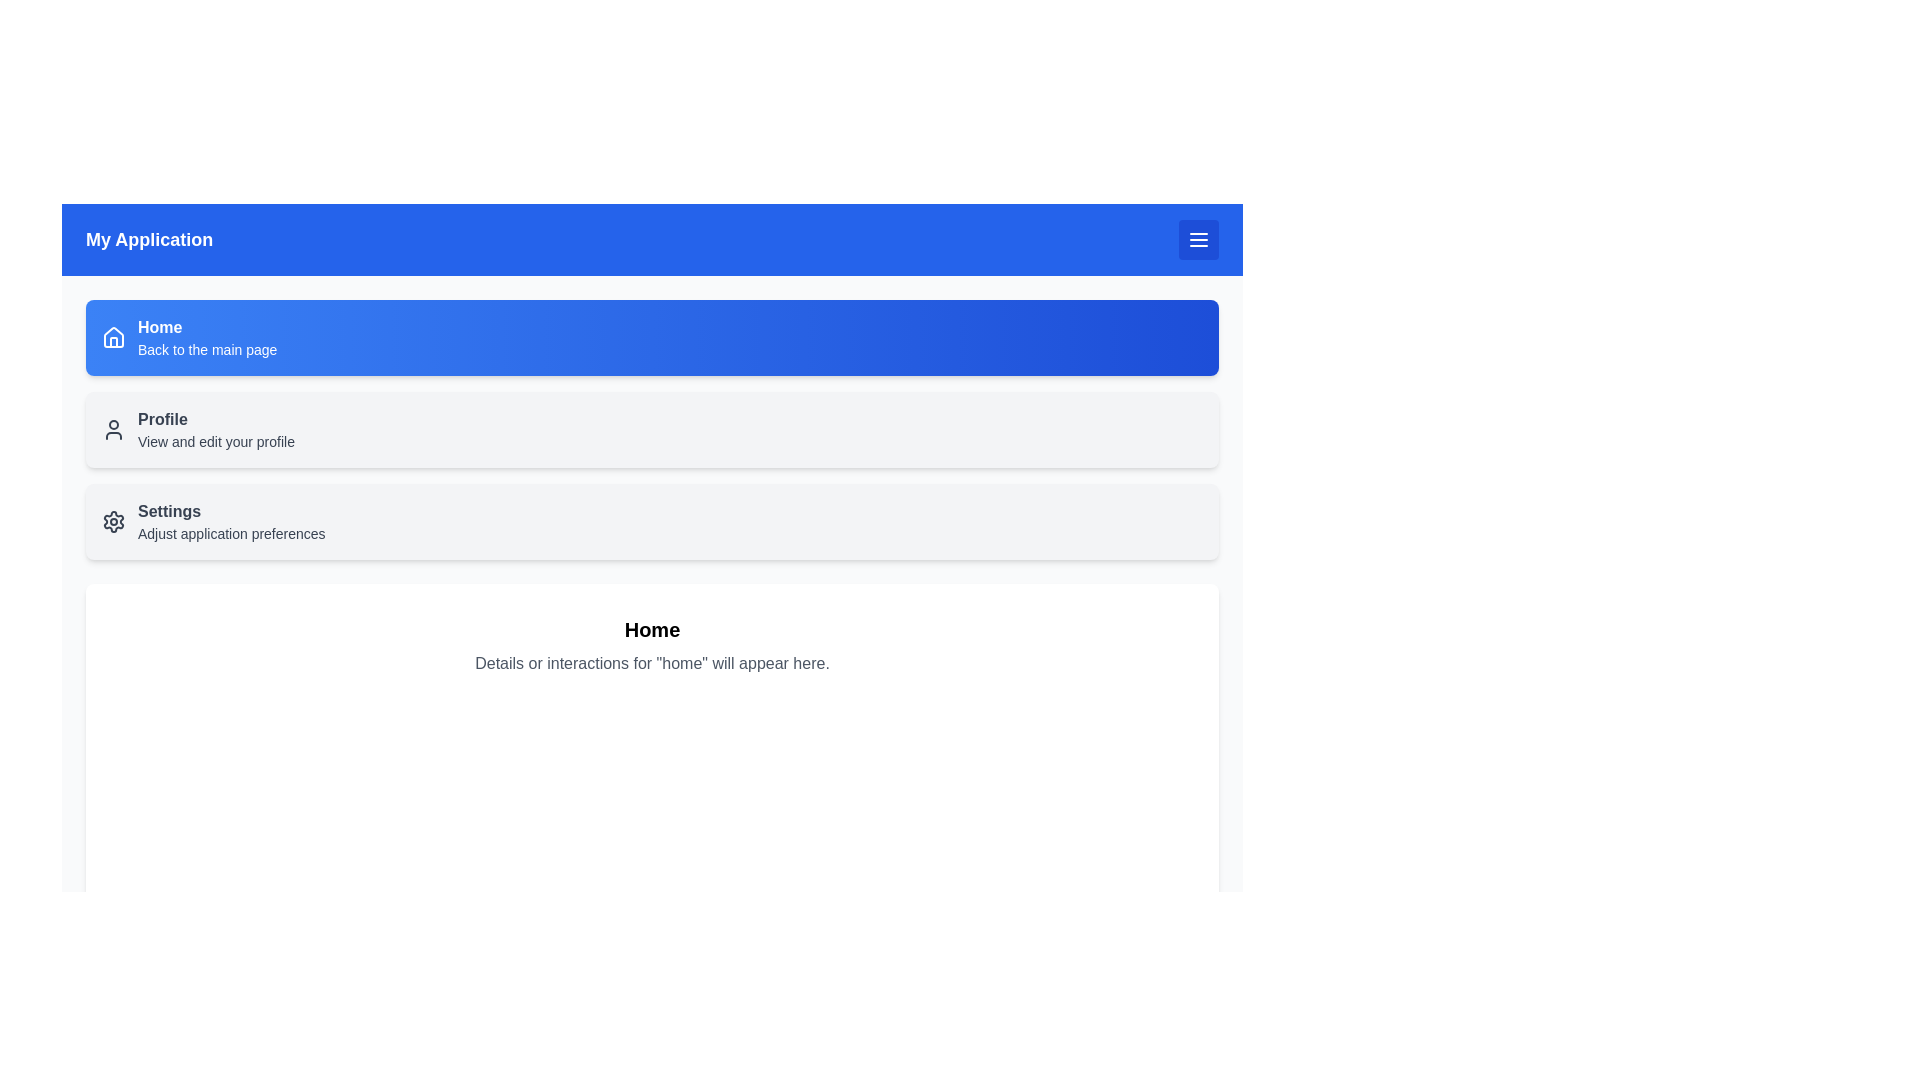 The height and width of the screenshot is (1080, 1920). What do you see at coordinates (160, 326) in the screenshot?
I see `the 'Home' label text element, which indicates the current page or navigation item, positioned slightly to the right of the blue rectangle and above the 'Back to the main page' text` at bounding box center [160, 326].